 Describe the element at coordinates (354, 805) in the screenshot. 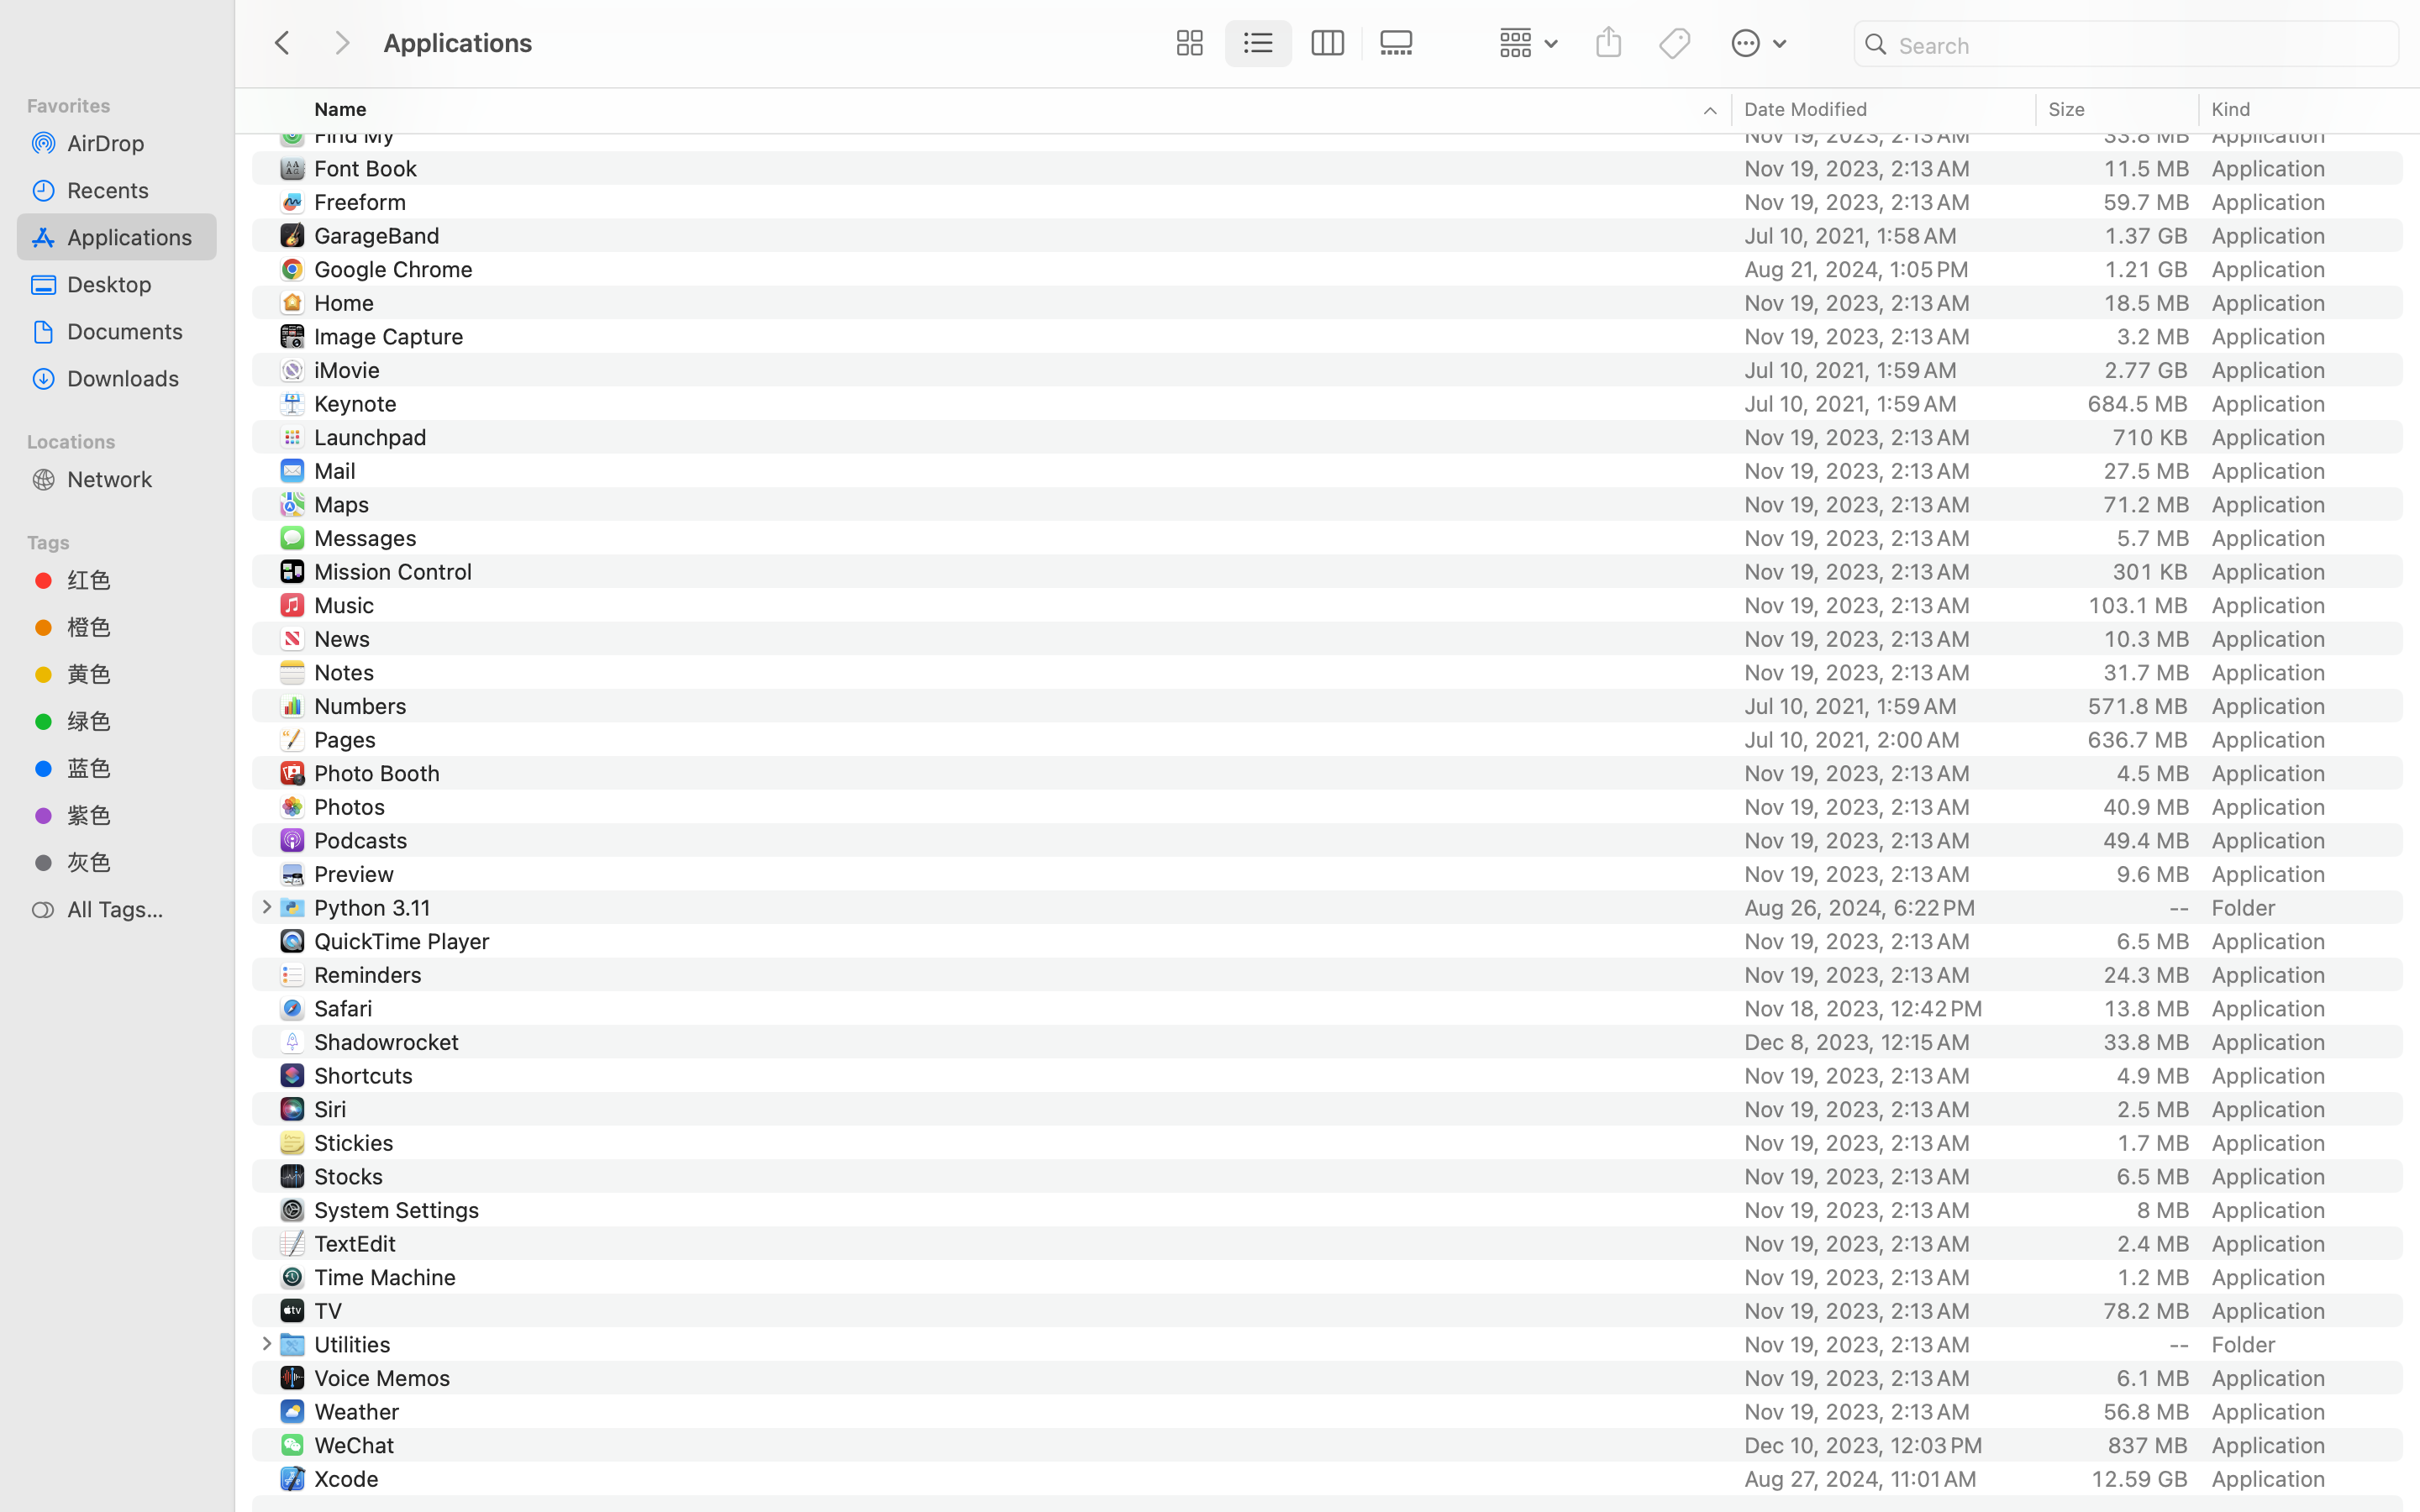

I see `'Photos'` at that location.